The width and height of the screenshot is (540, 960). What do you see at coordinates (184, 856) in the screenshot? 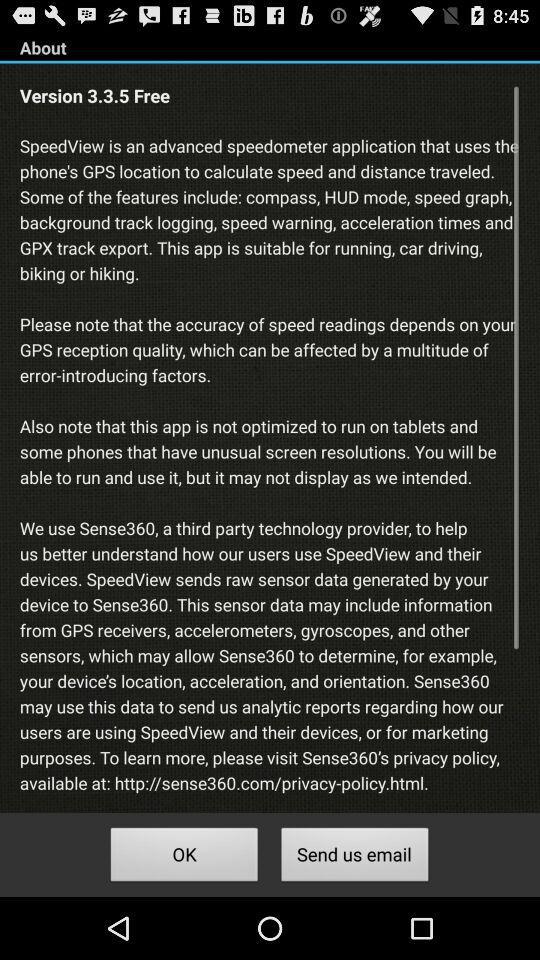
I see `the ok icon` at bounding box center [184, 856].